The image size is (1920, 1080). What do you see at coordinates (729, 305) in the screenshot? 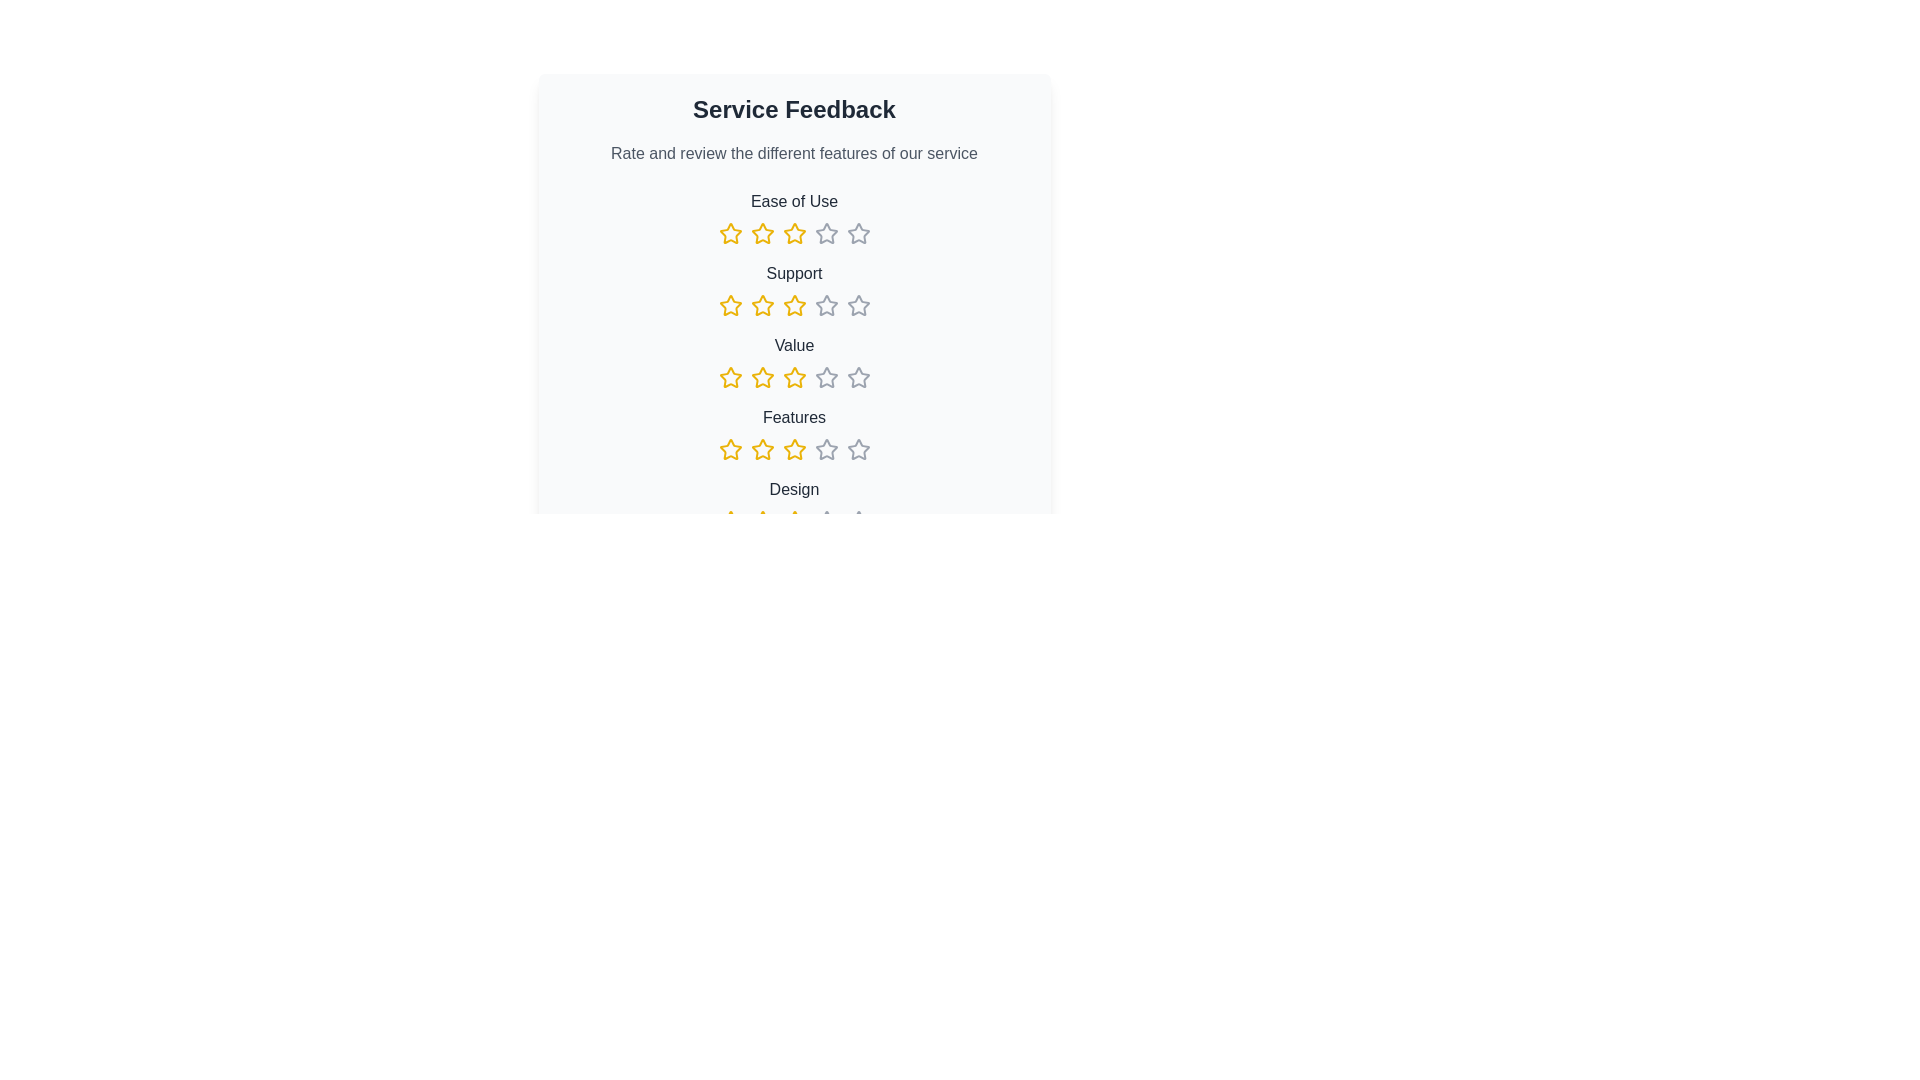
I see `the first yellow star icon in the Support rating section` at bounding box center [729, 305].